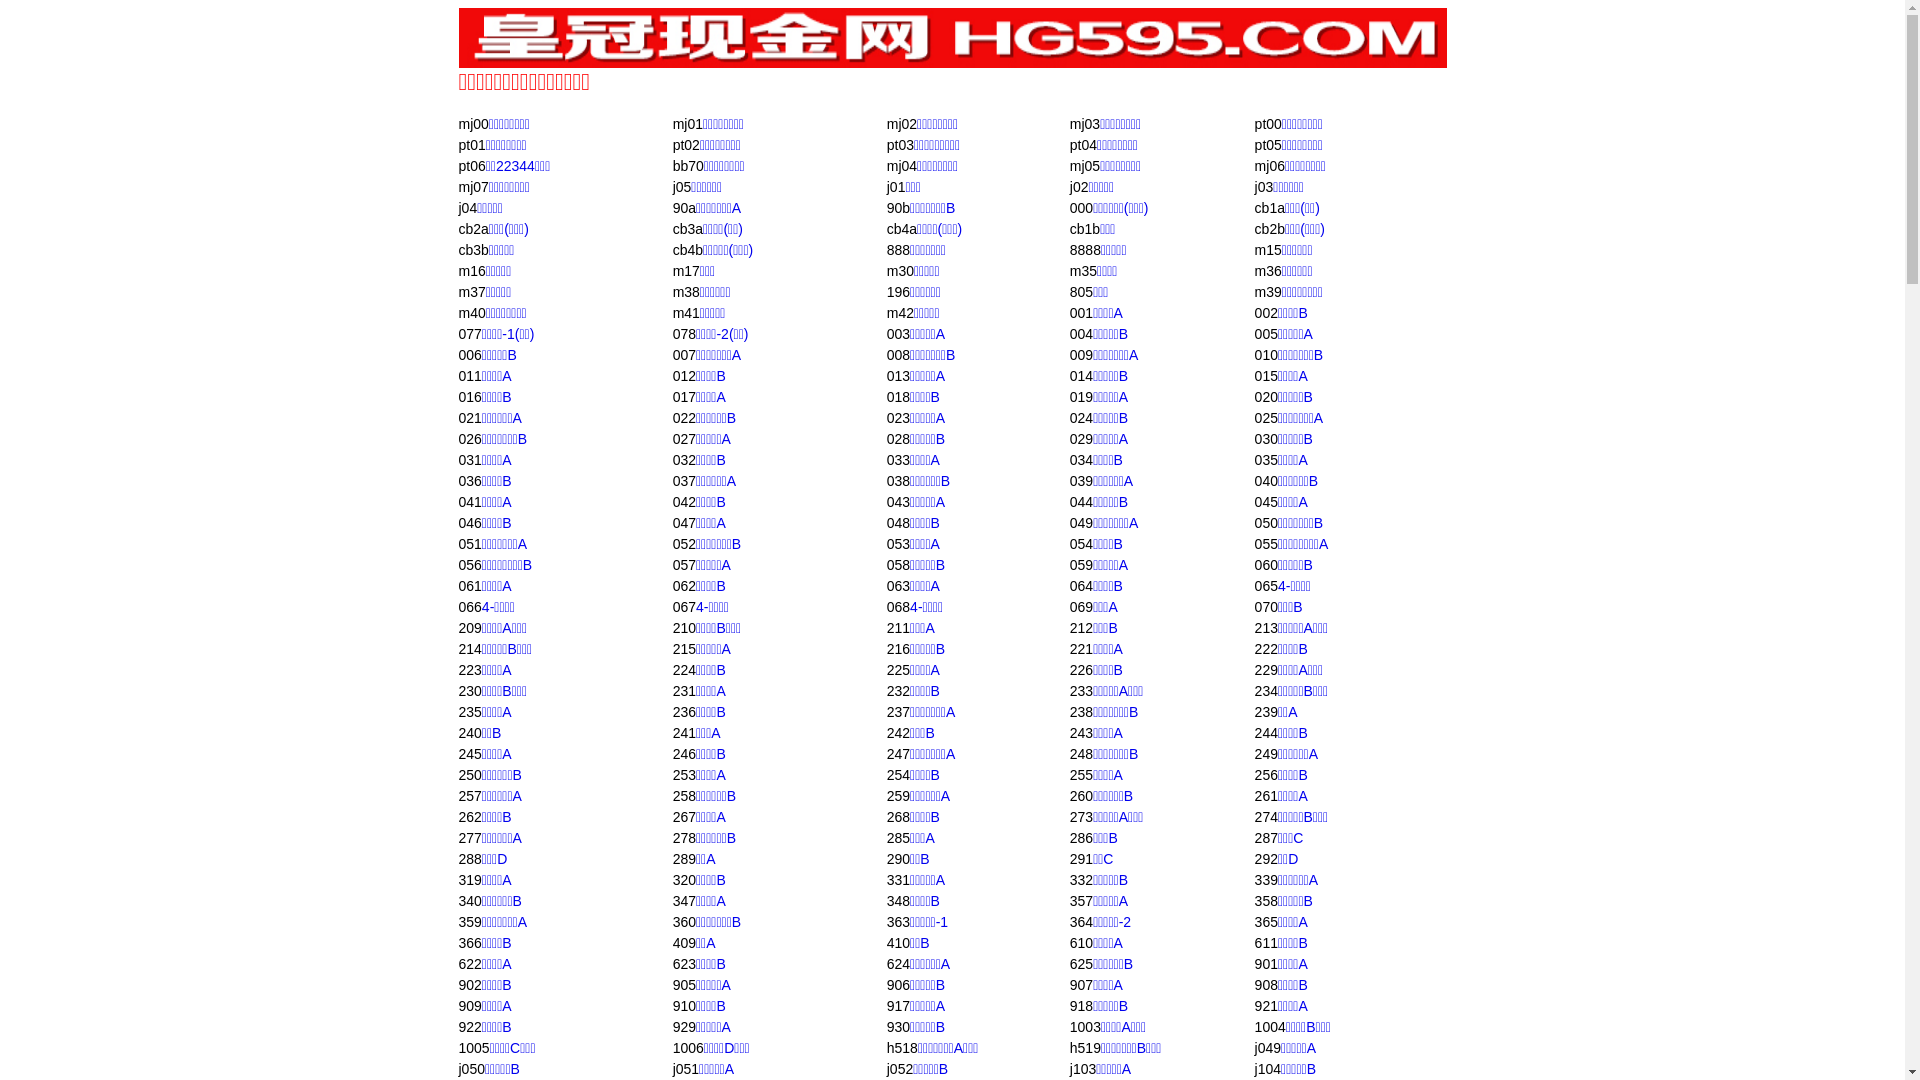 This screenshot has height=1080, width=1920. Describe the element at coordinates (897, 522) in the screenshot. I see `'048'` at that location.